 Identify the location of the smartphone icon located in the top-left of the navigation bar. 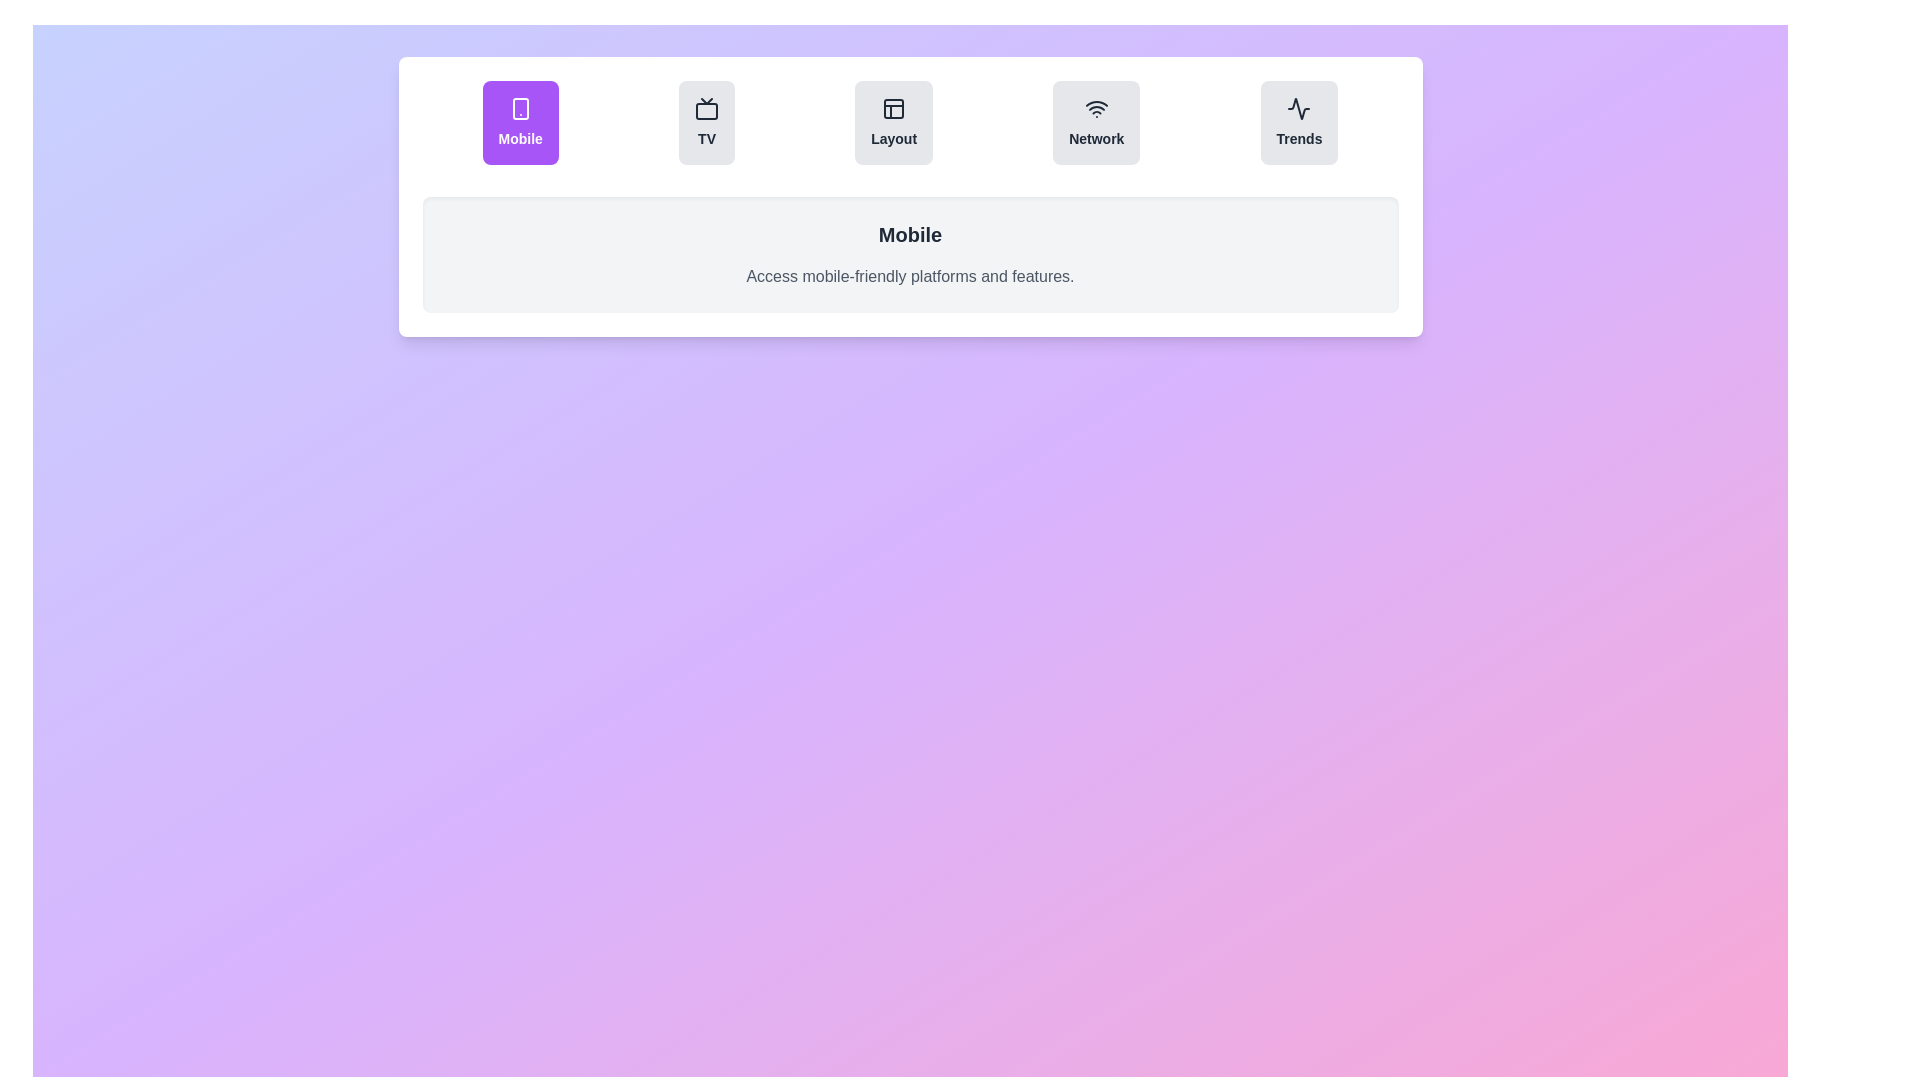
(520, 108).